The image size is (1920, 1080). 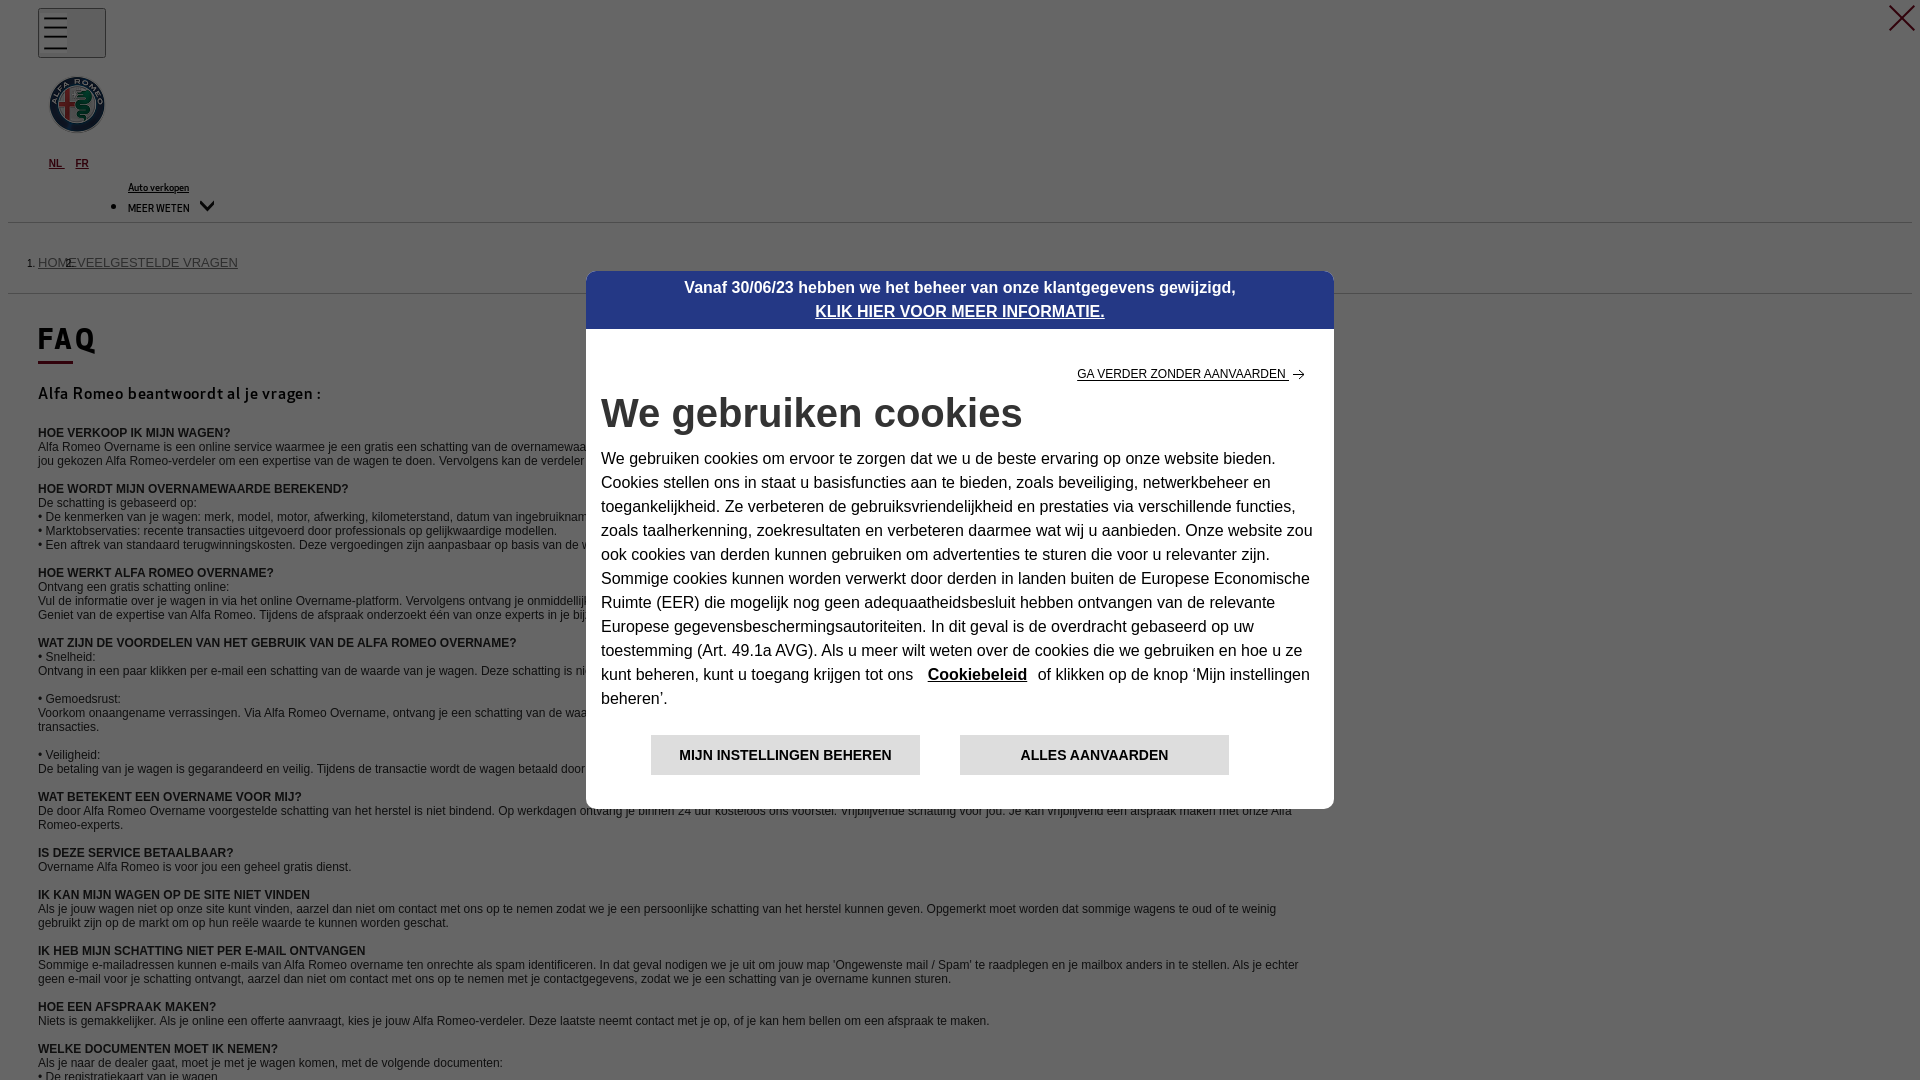 I want to click on 'Auto verkopen', so click(x=157, y=188).